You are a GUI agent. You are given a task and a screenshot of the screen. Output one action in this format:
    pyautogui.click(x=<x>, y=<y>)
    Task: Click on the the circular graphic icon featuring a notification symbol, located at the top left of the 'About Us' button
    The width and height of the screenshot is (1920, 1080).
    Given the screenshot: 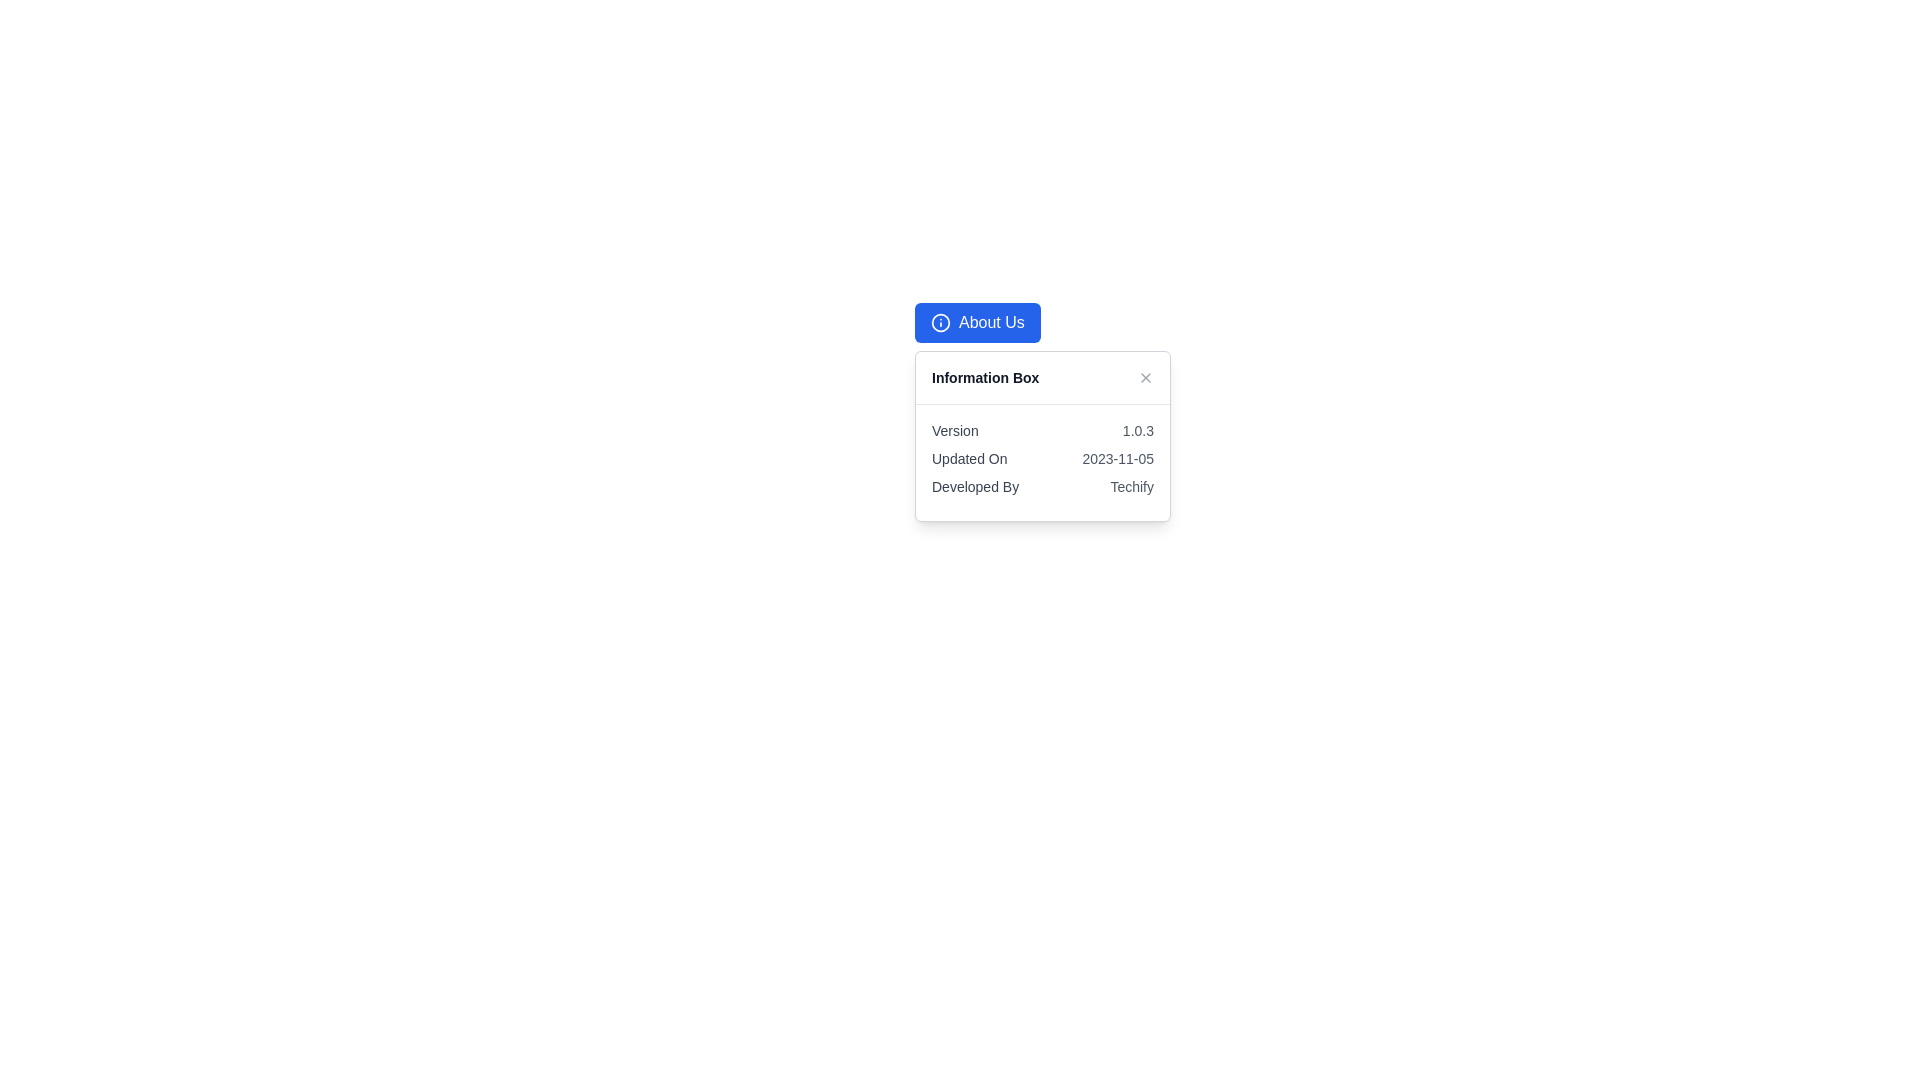 What is the action you would take?
    pyautogui.click(x=939, y=322)
    